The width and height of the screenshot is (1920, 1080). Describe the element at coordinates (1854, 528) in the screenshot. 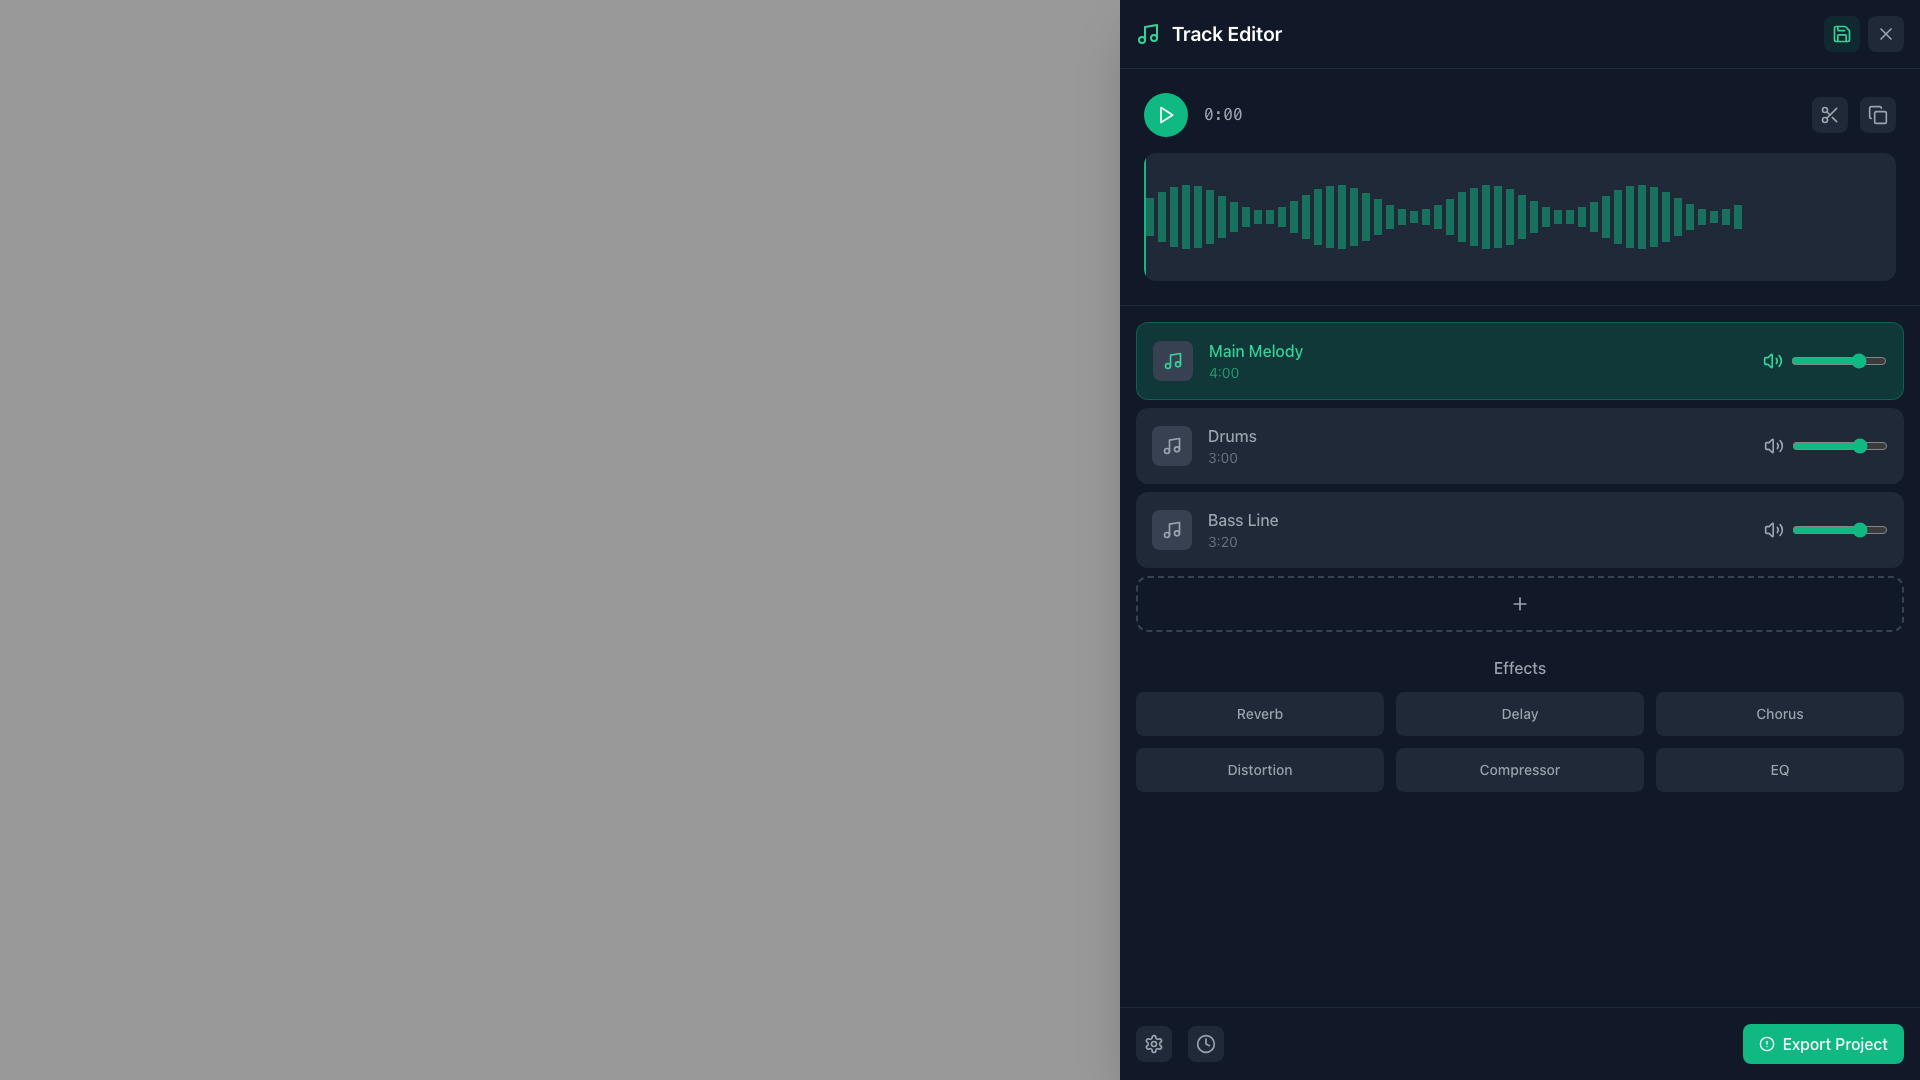

I see `the slider value` at that location.